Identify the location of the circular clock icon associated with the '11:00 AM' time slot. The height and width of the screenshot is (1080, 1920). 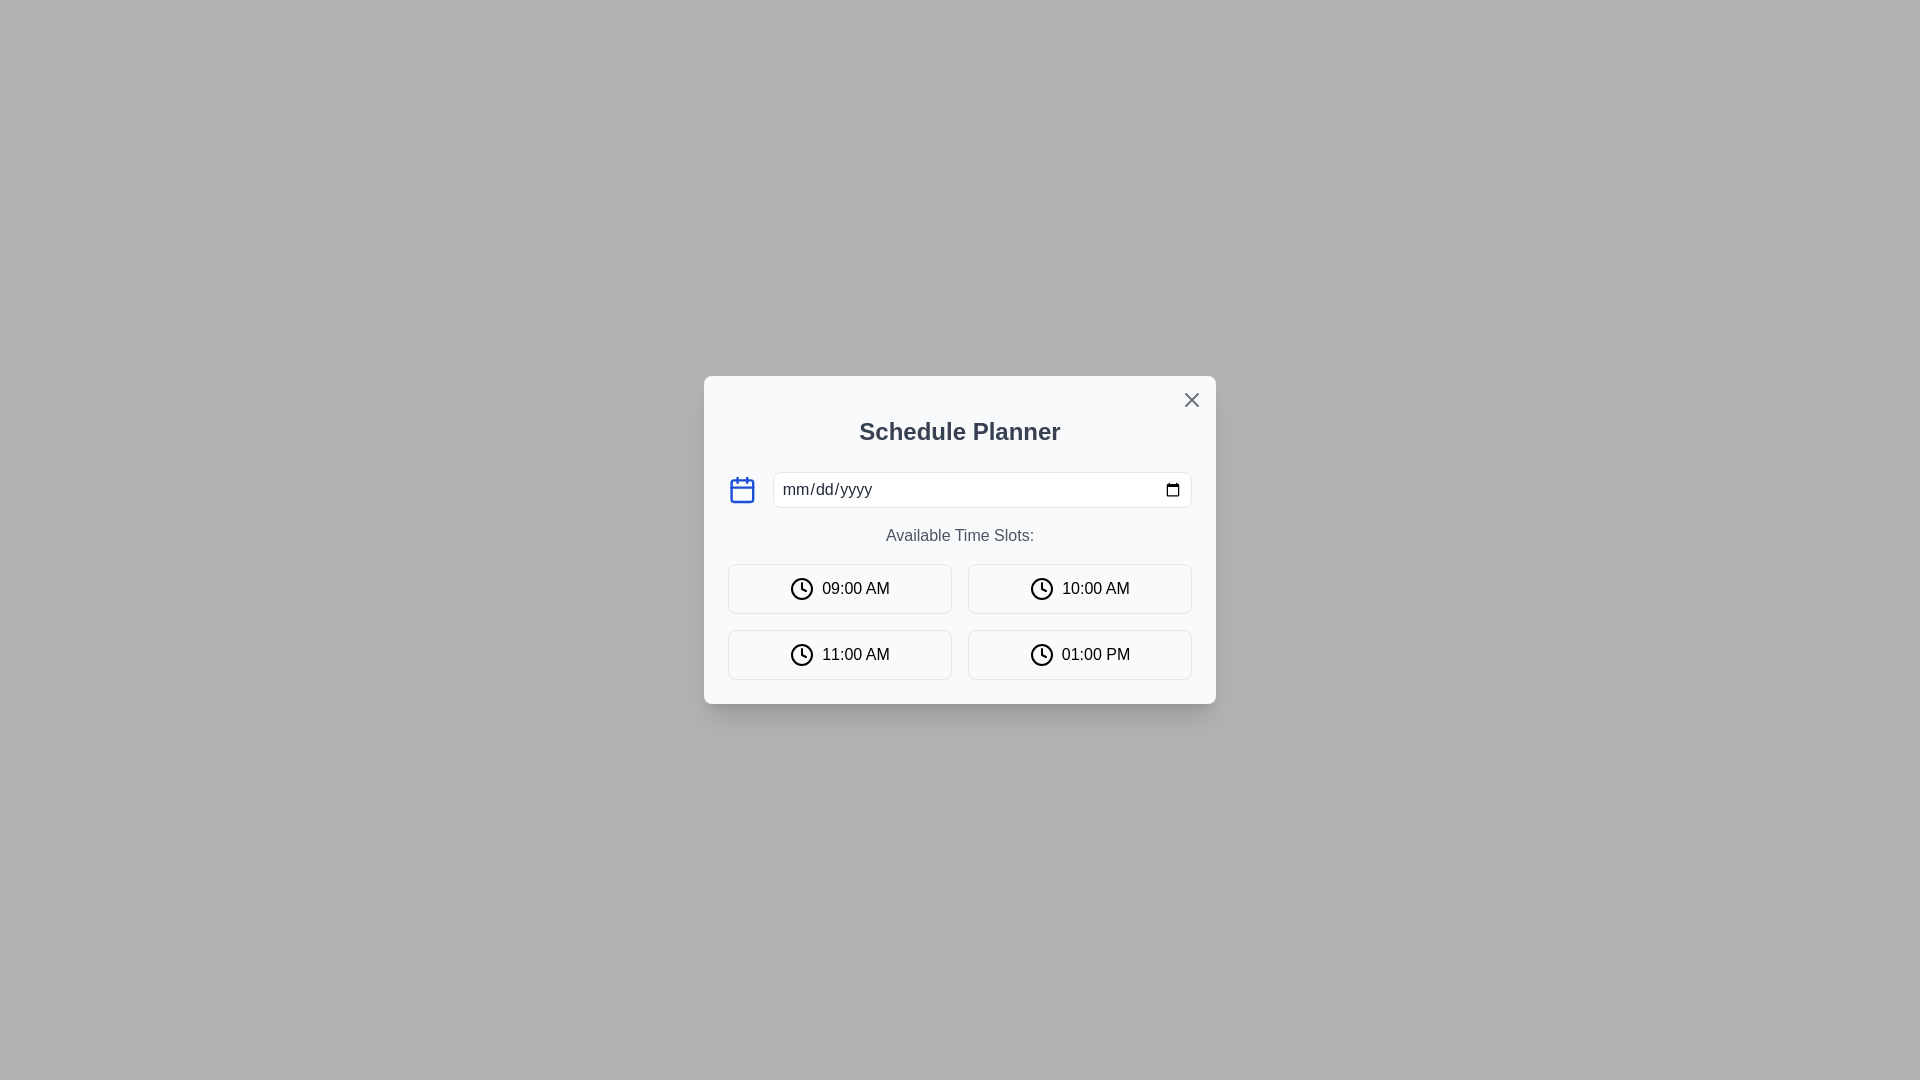
(802, 655).